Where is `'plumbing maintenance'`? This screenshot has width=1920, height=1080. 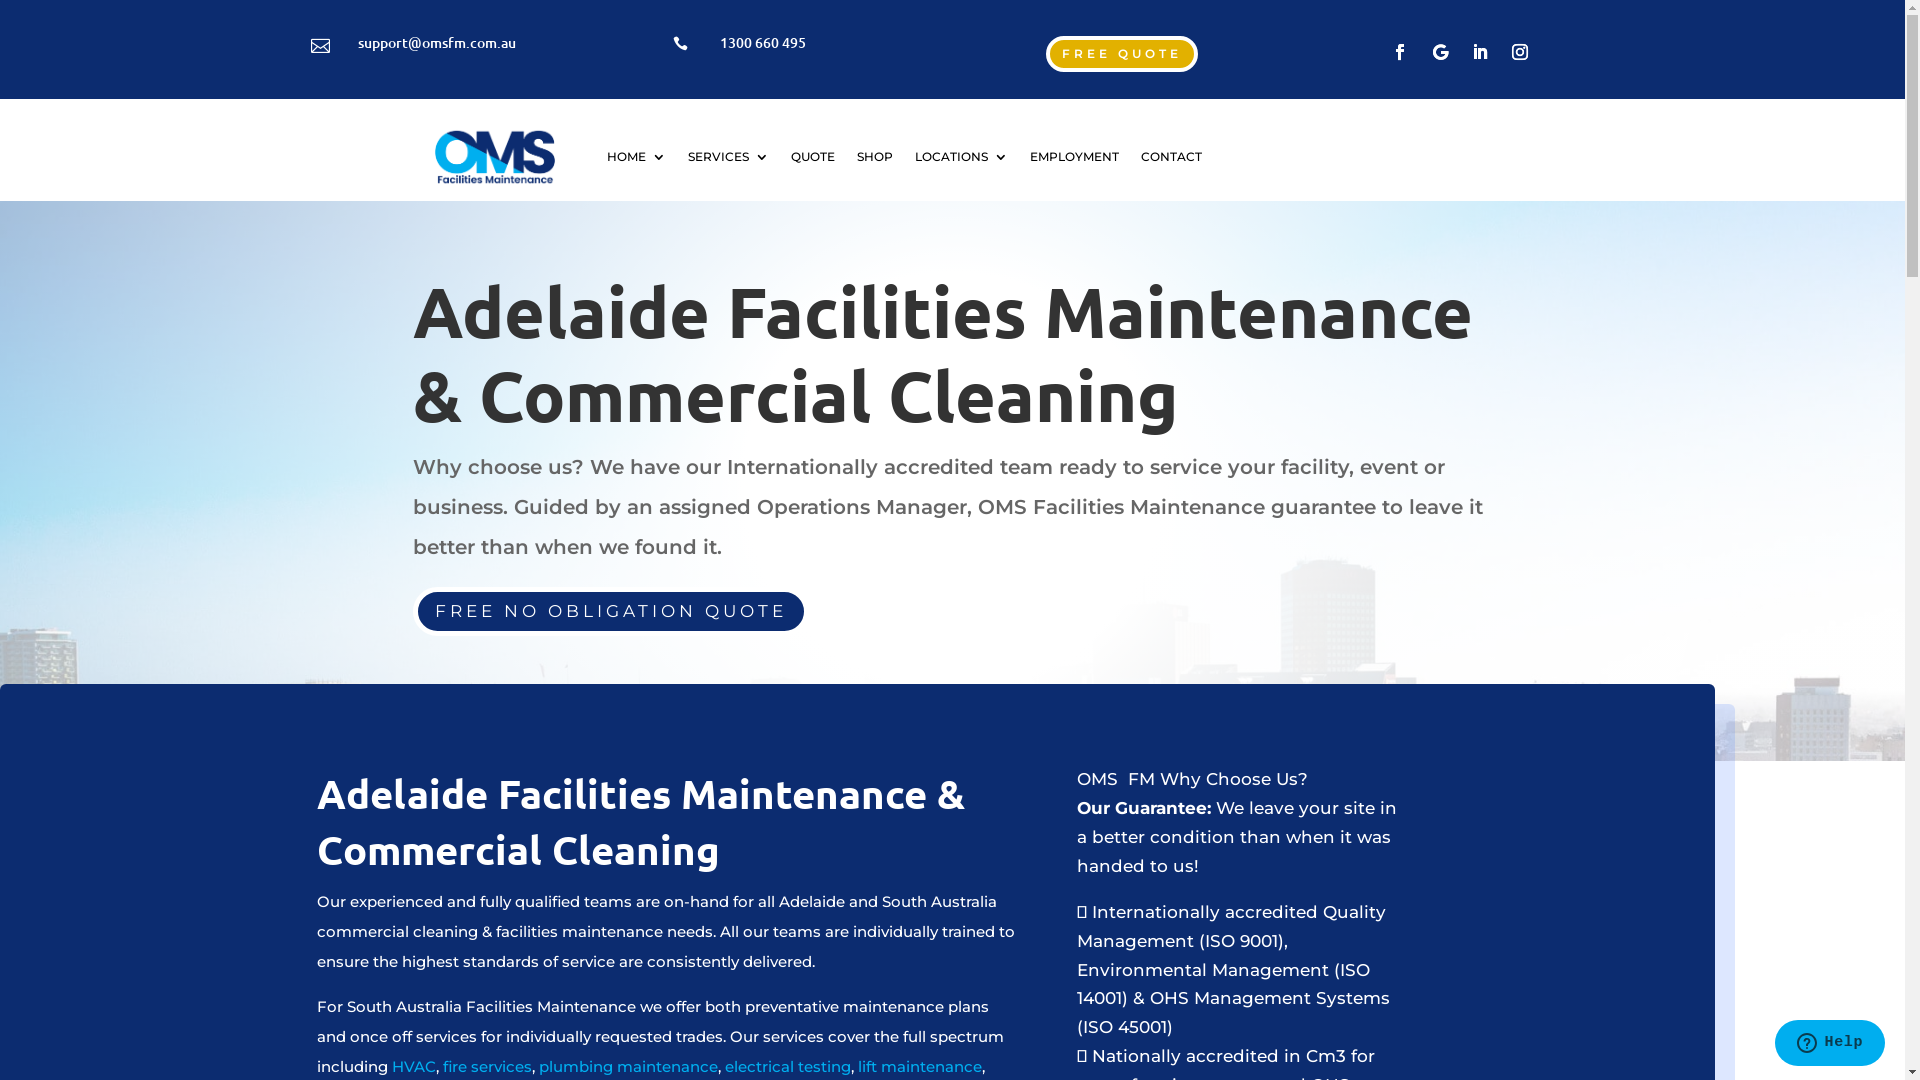
'plumbing maintenance' is located at coordinates (534, 1065).